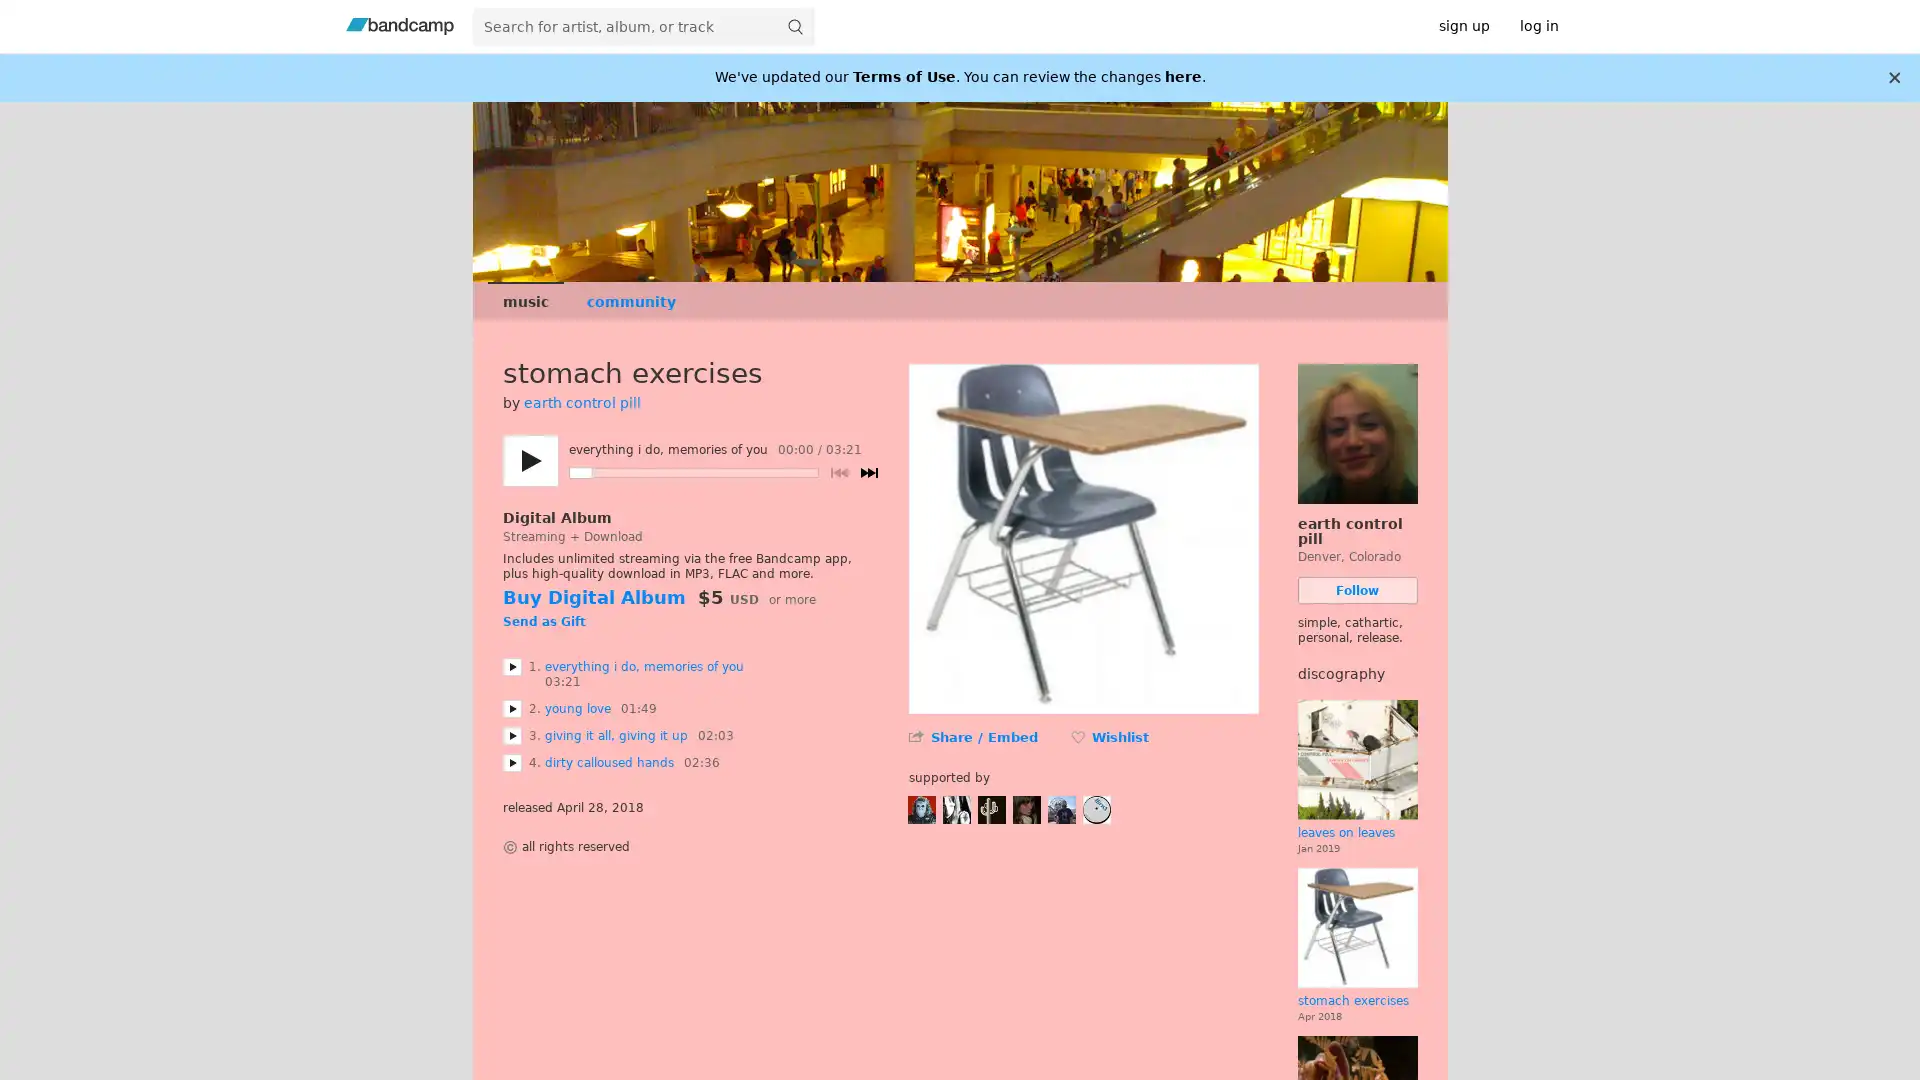 This screenshot has height=1080, width=1920. What do you see at coordinates (592, 596) in the screenshot?
I see `Buy Digital Album` at bounding box center [592, 596].